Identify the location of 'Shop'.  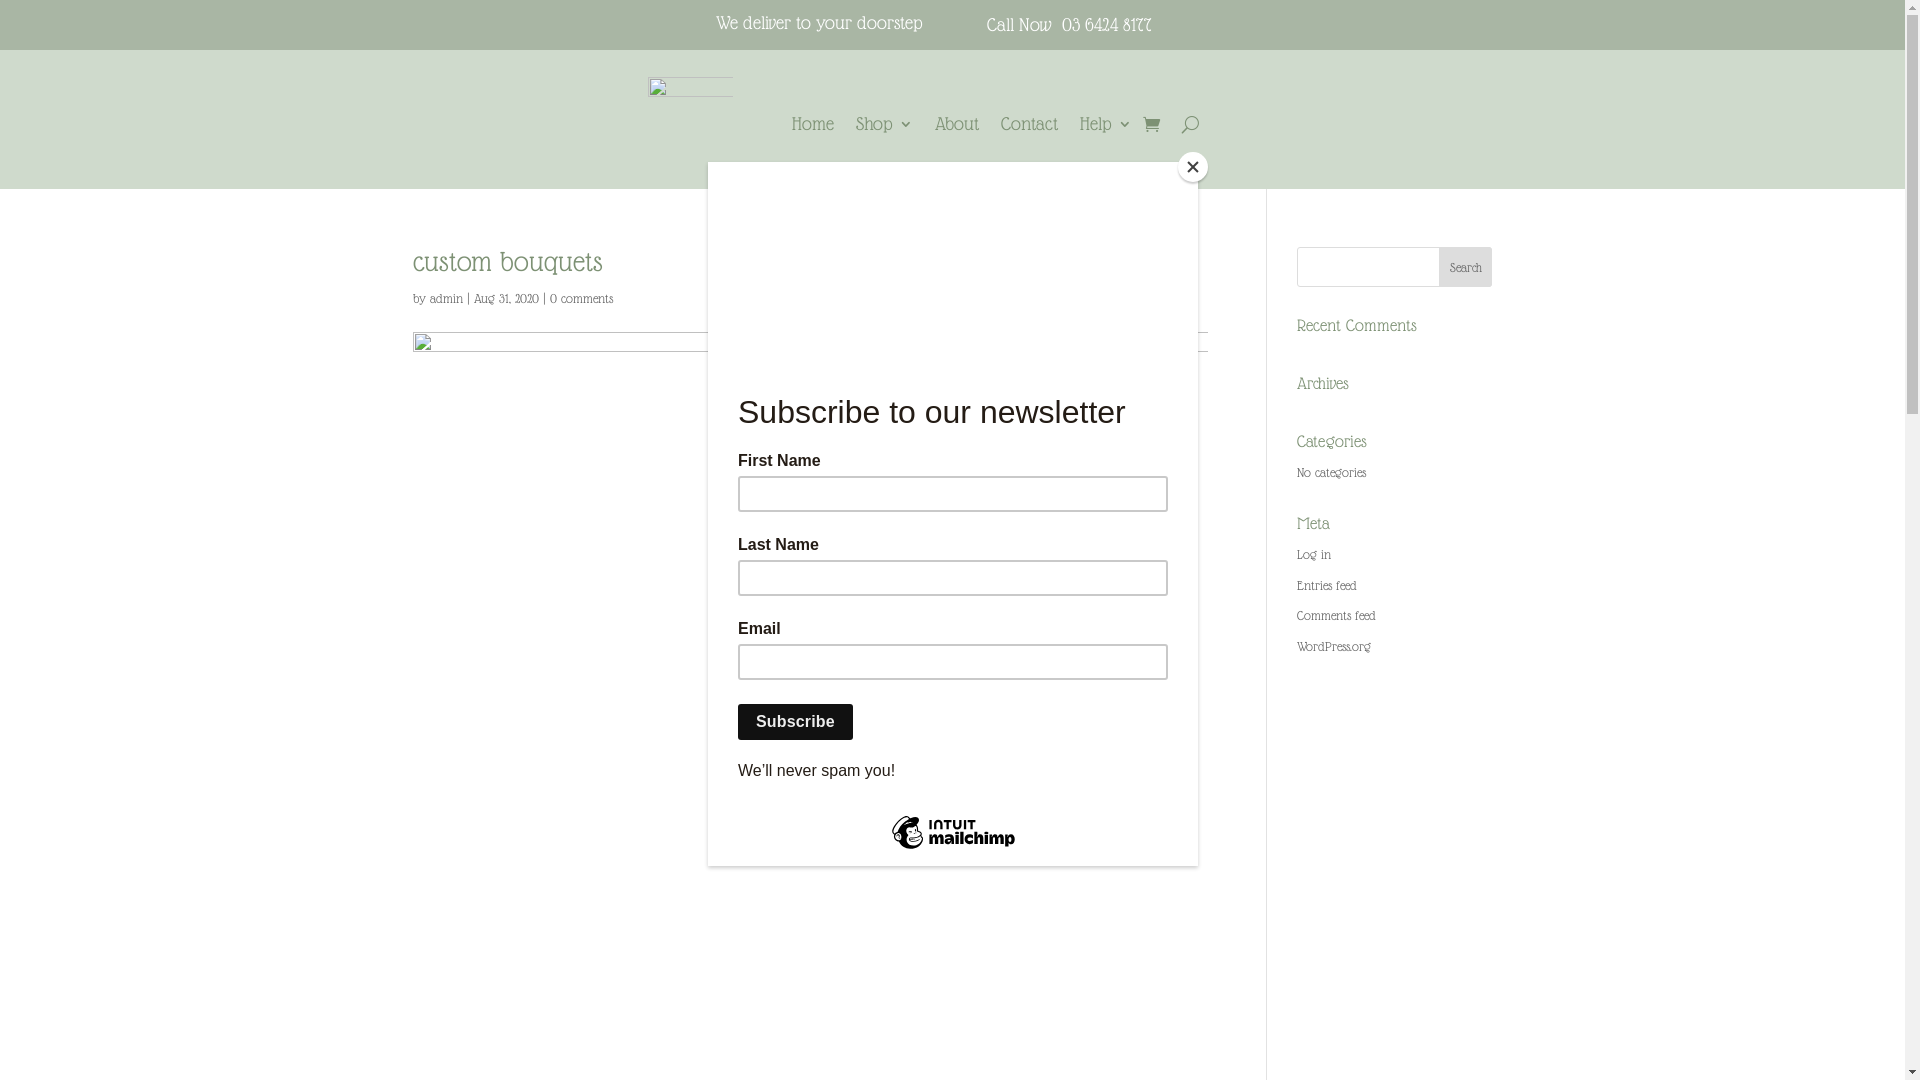
(855, 127).